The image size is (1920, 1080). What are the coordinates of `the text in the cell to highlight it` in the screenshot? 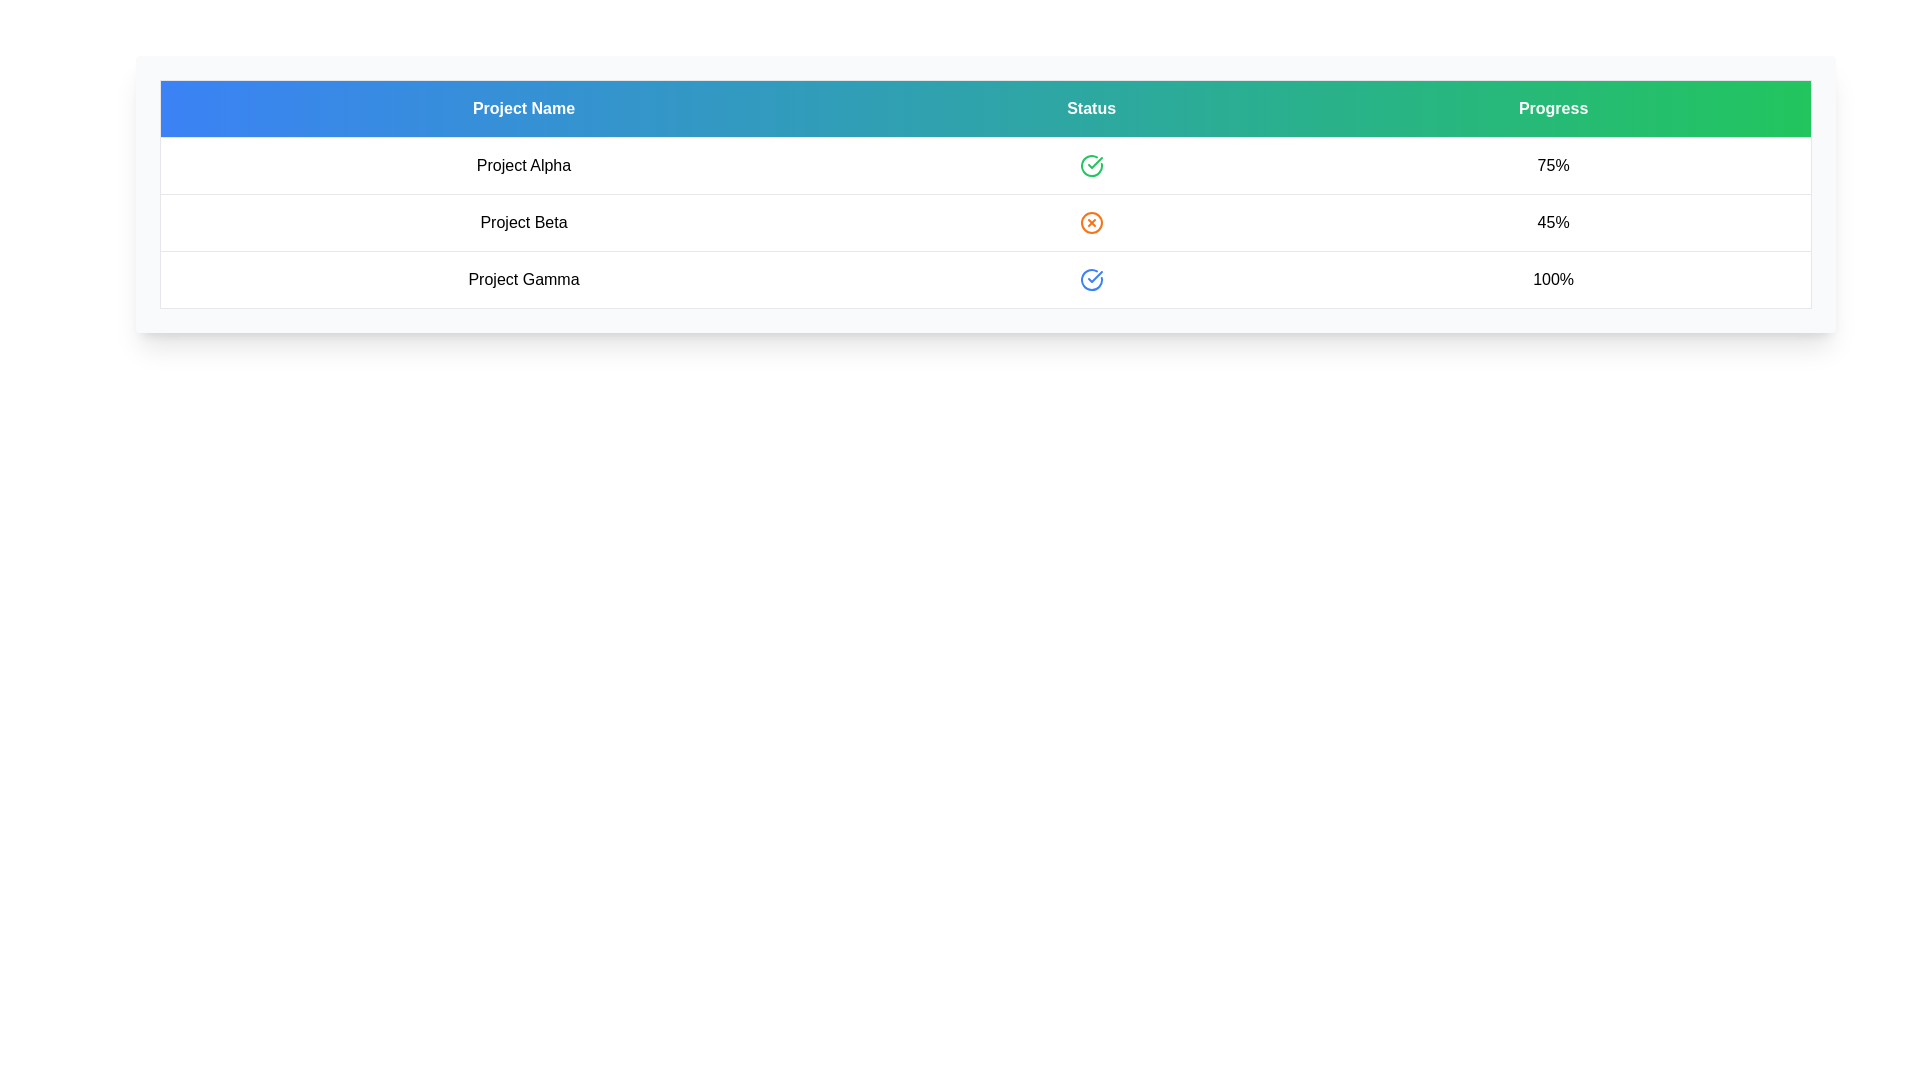 It's located at (523, 164).